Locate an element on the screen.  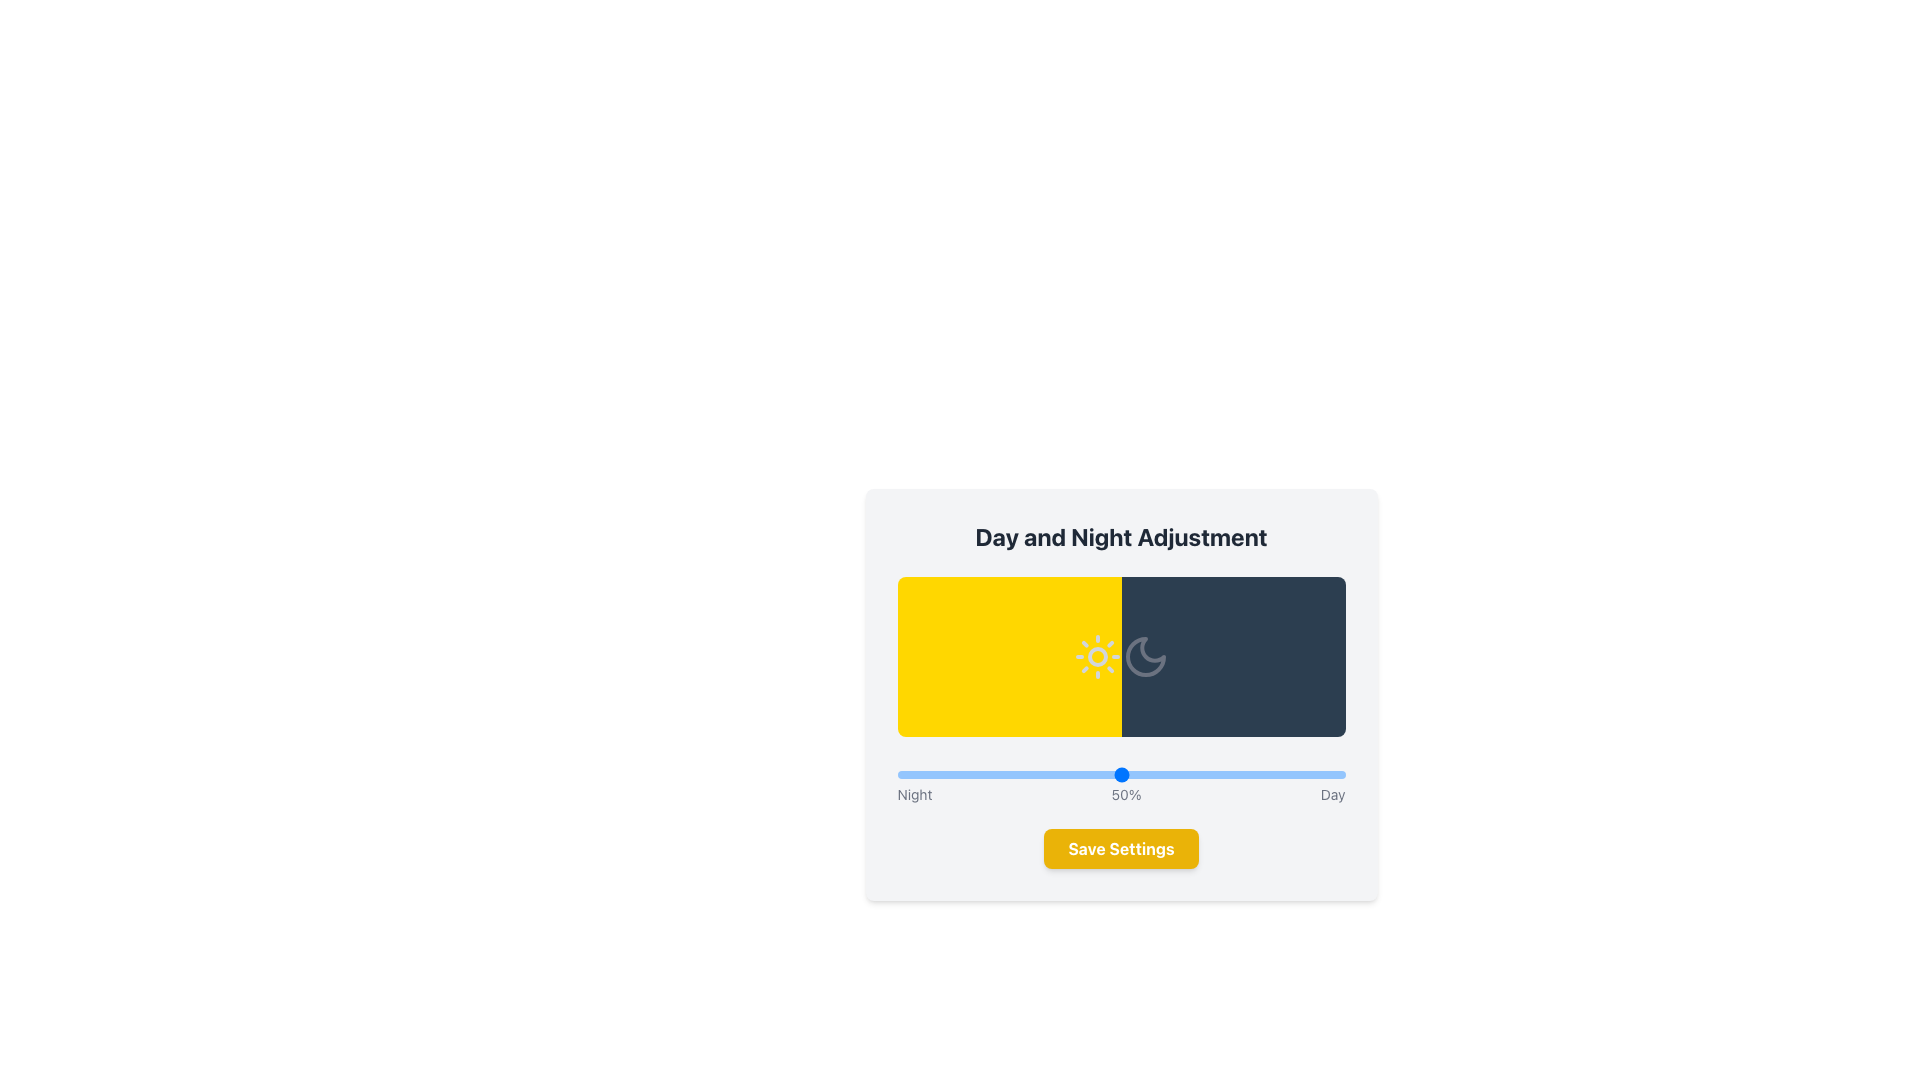
the text label that indicates the positions along the slider, which includes 'Night', 'Day', and '50%' is located at coordinates (1121, 793).